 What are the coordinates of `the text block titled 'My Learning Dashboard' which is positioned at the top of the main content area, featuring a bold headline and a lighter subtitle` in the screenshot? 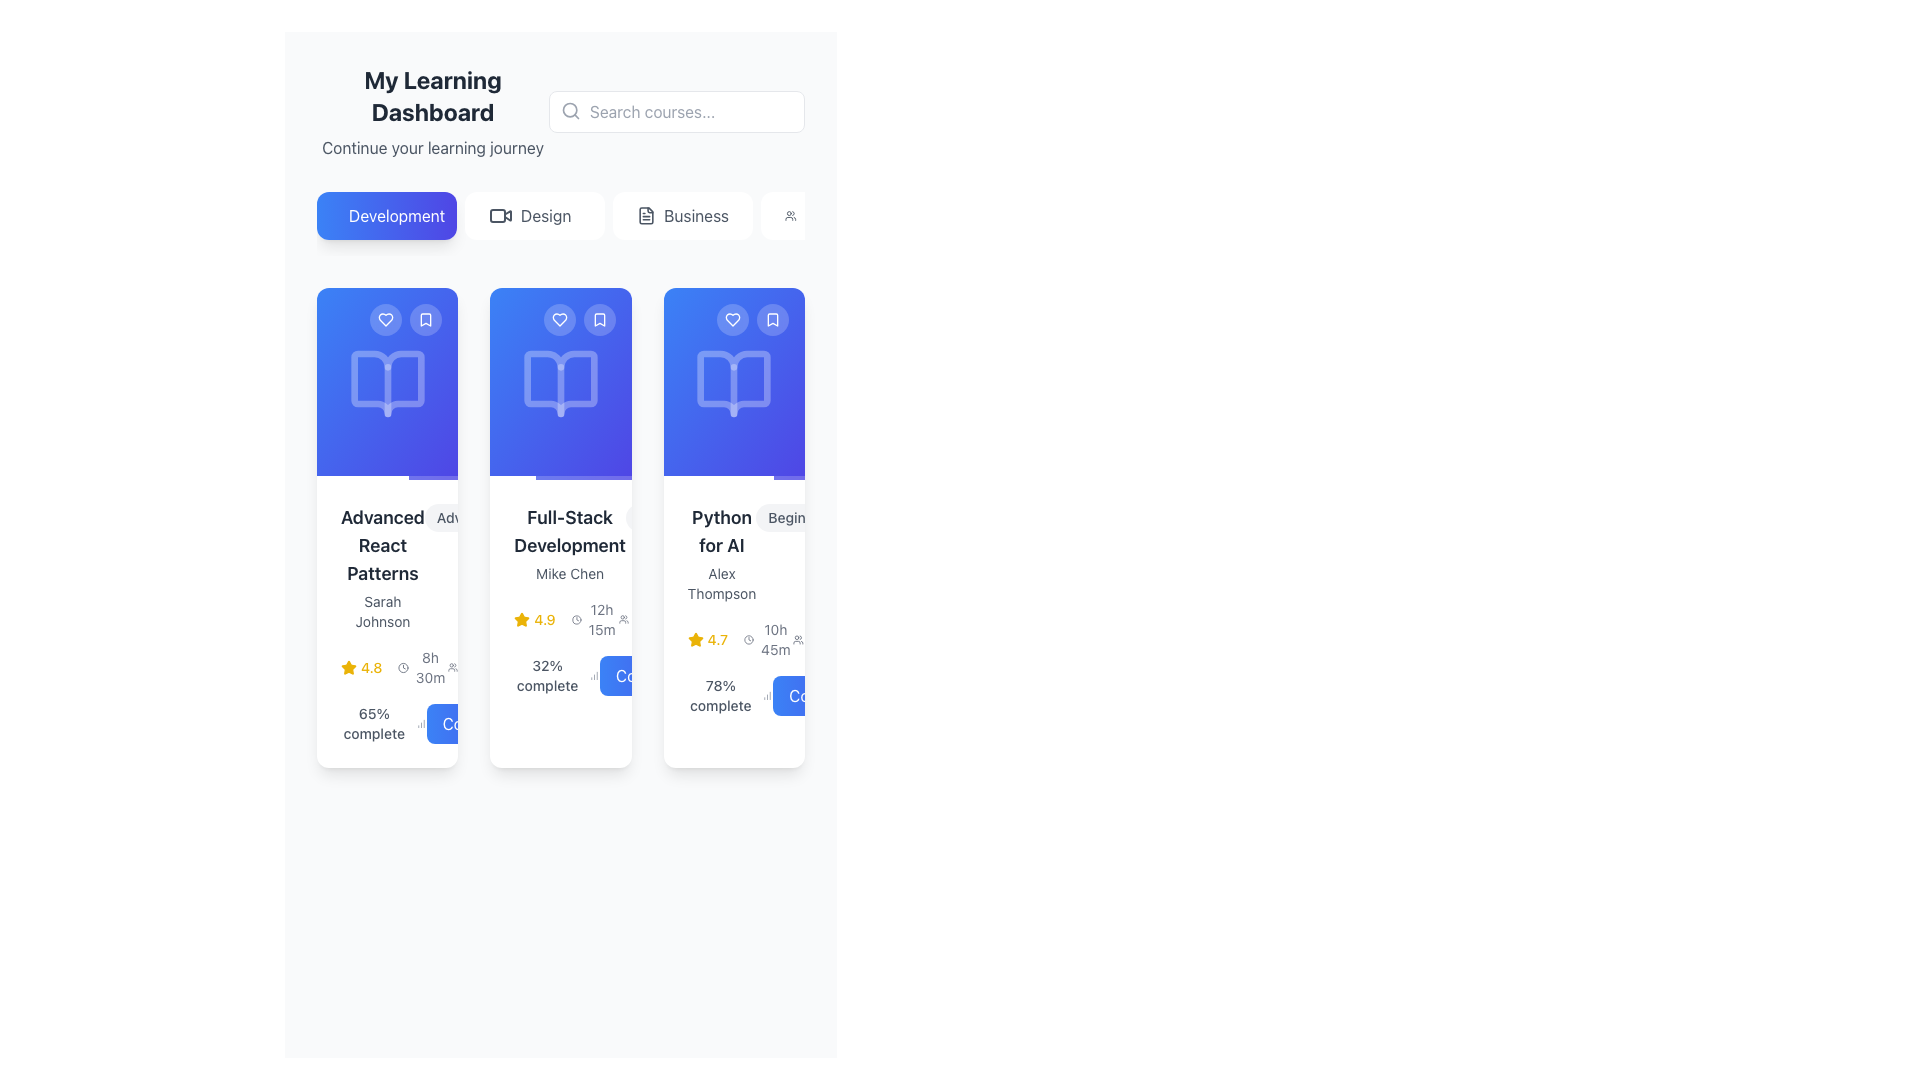 It's located at (431, 111).